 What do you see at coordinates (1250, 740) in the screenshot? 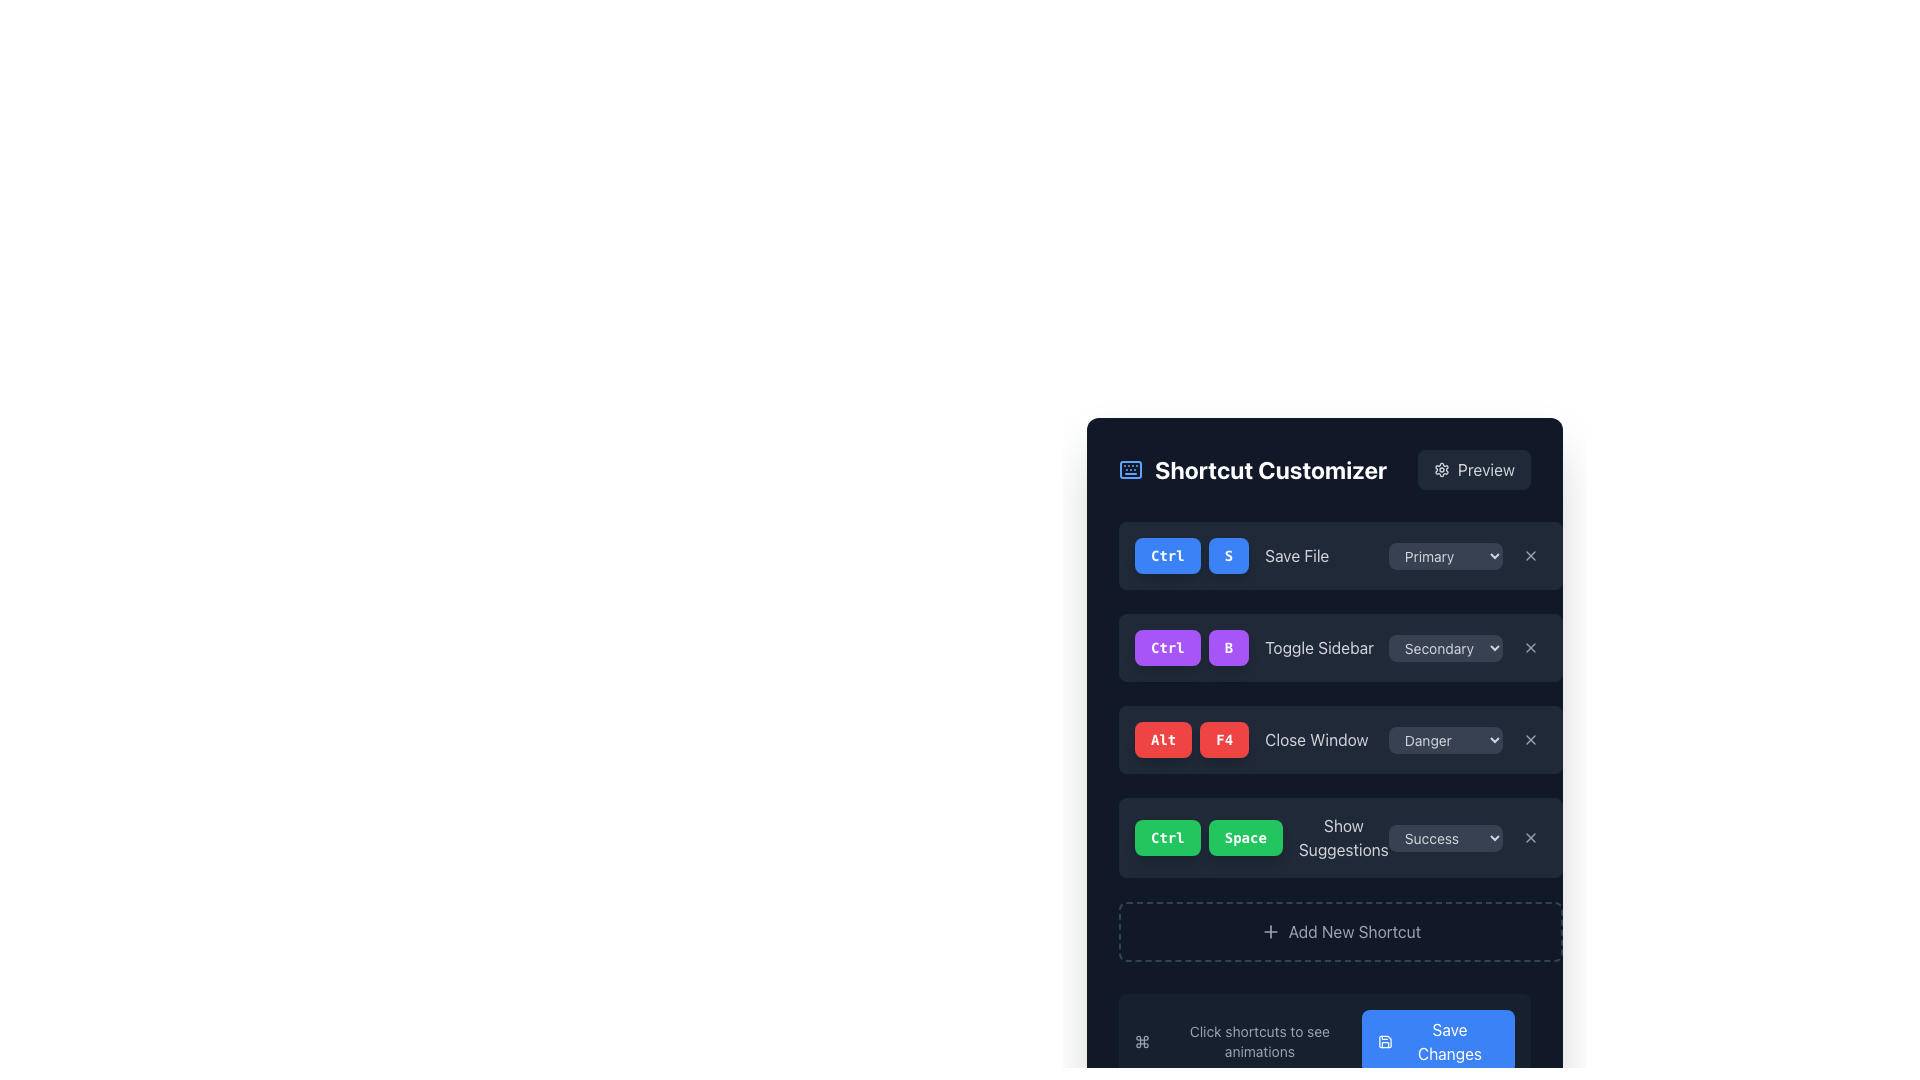
I see `associated action description for the keyboard shortcut display of 'Alt' + 'F4' located as the third item in the list of shortcut customizations` at bounding box center [1250, 740].